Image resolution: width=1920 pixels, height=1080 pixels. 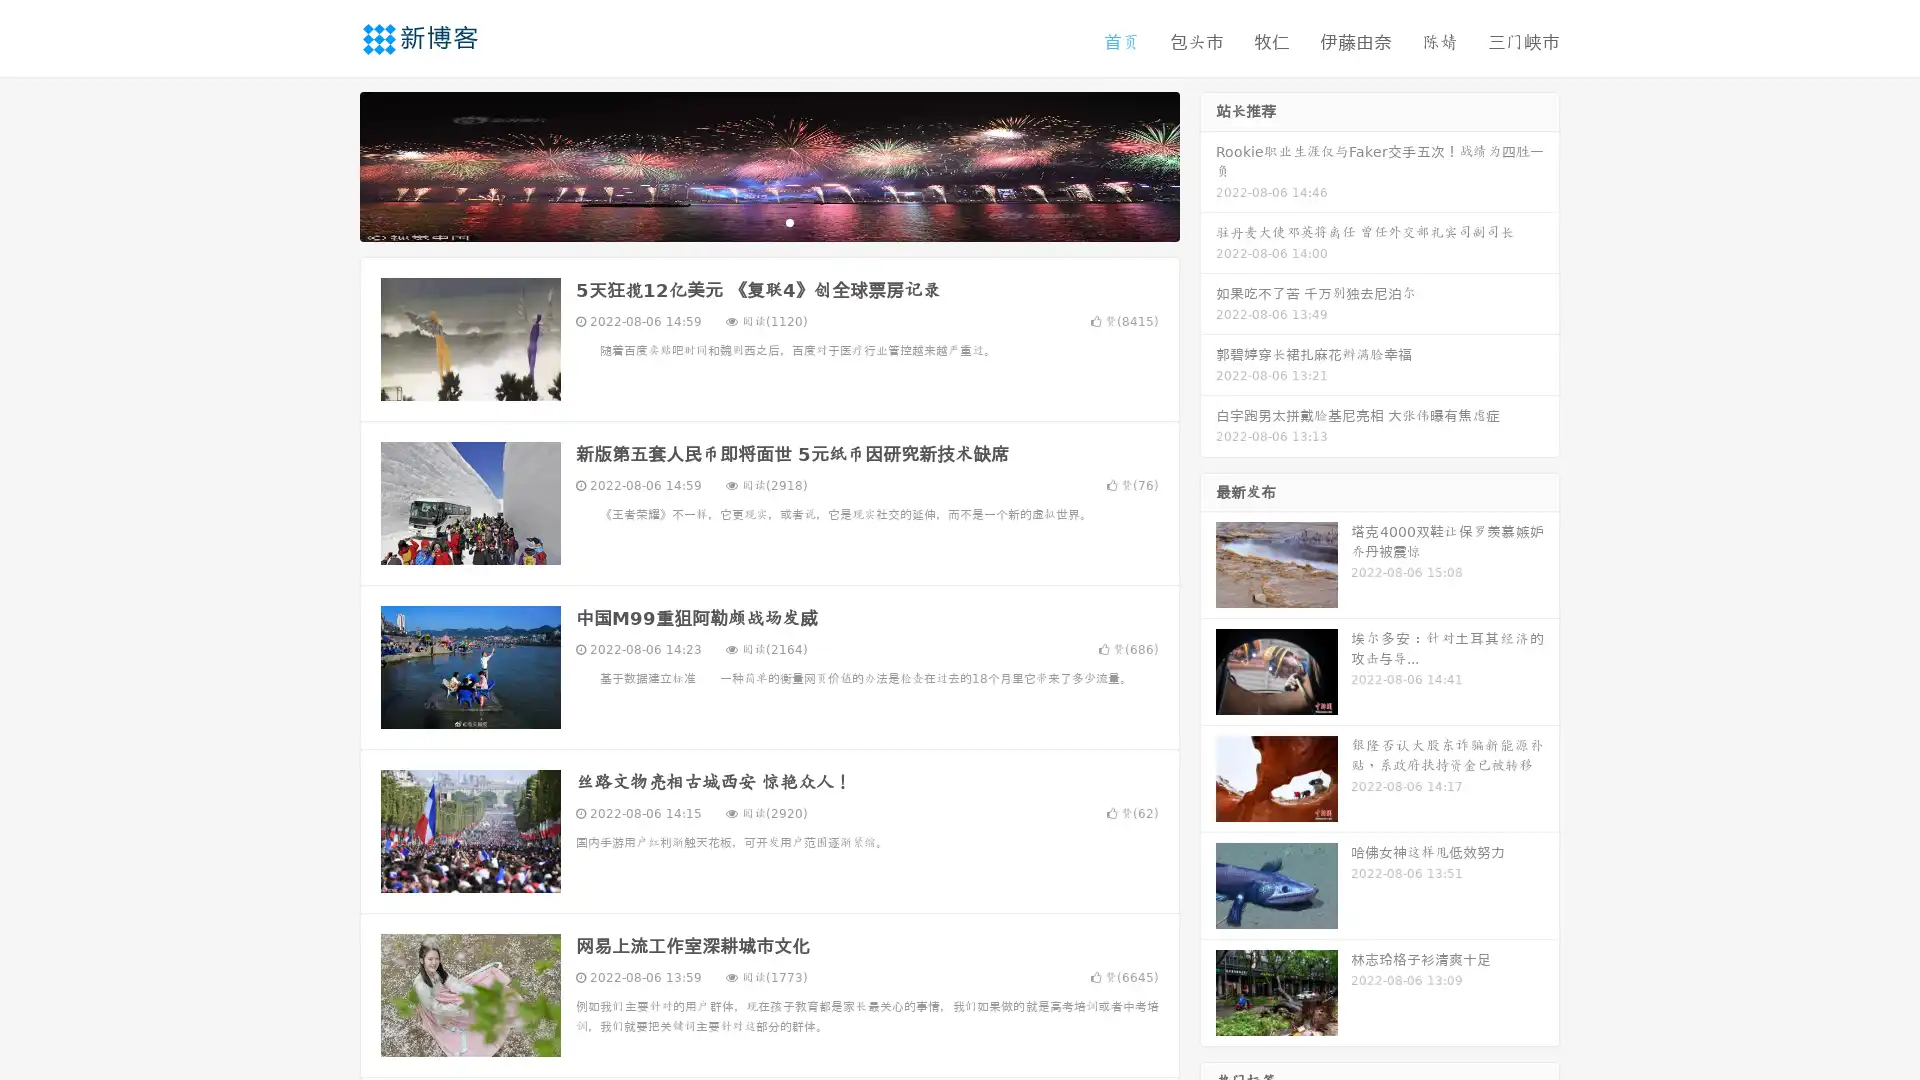 I want to click on Go to slide 3, so click(x=789, y=225).